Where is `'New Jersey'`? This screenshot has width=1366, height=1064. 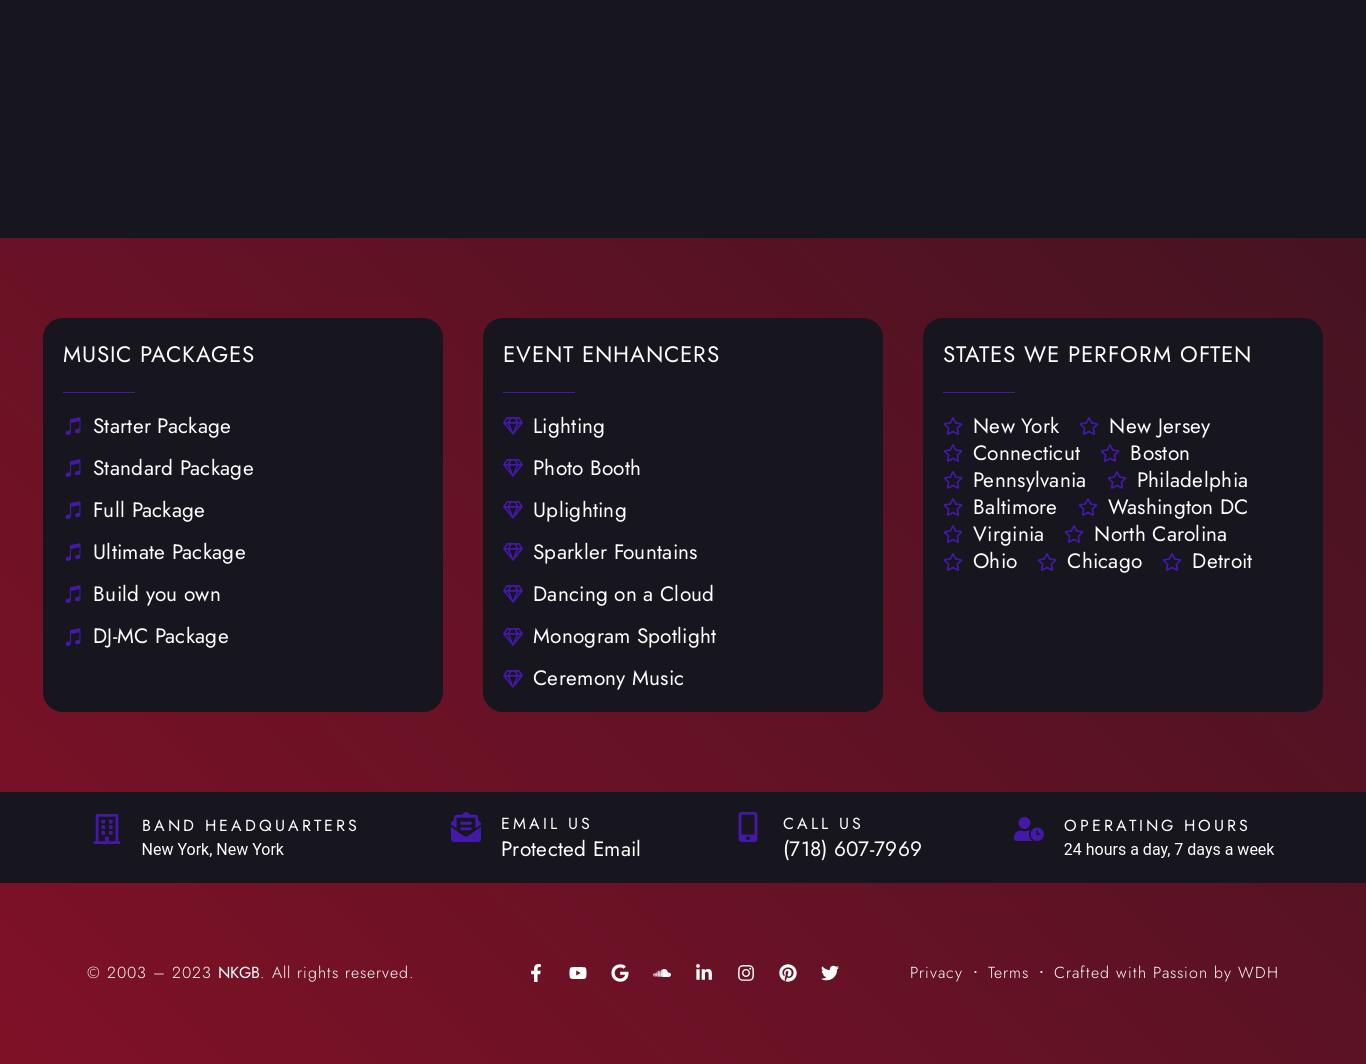 'New Jersey' is located at coordinates (1108, 424).